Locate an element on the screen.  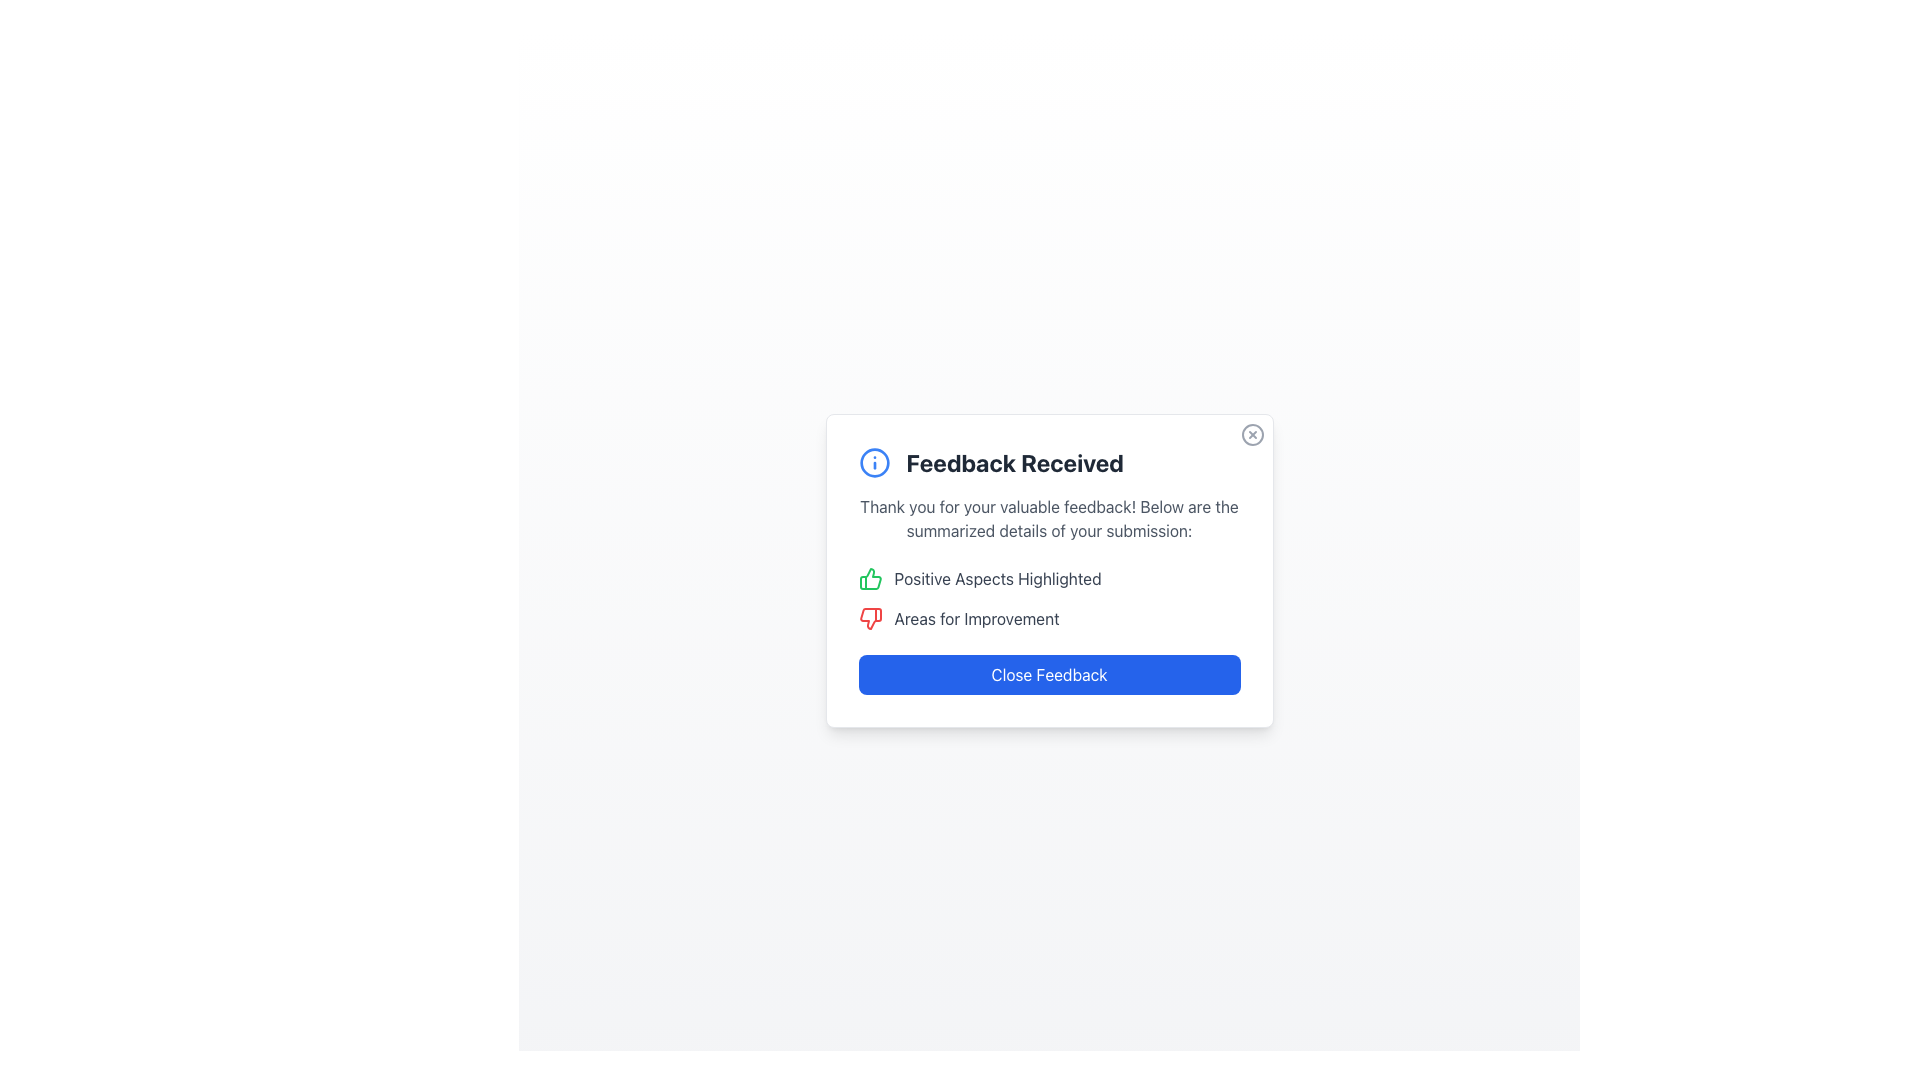
the close button located at the bottom of the feedback dialog is located at coordinates (1048, 675).